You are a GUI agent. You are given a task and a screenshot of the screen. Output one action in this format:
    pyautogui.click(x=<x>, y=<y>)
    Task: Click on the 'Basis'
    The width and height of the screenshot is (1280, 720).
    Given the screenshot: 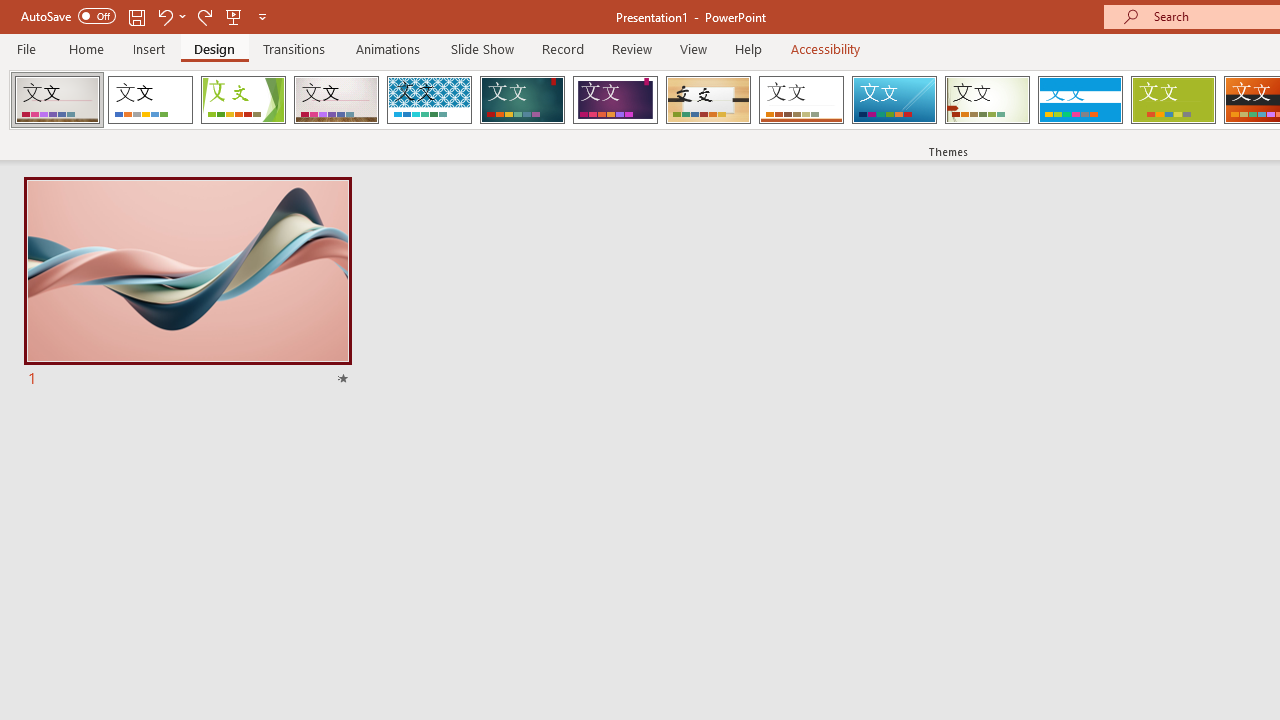 What is the action you would take?
    pyautogui.click(x=1173, y=100)
    